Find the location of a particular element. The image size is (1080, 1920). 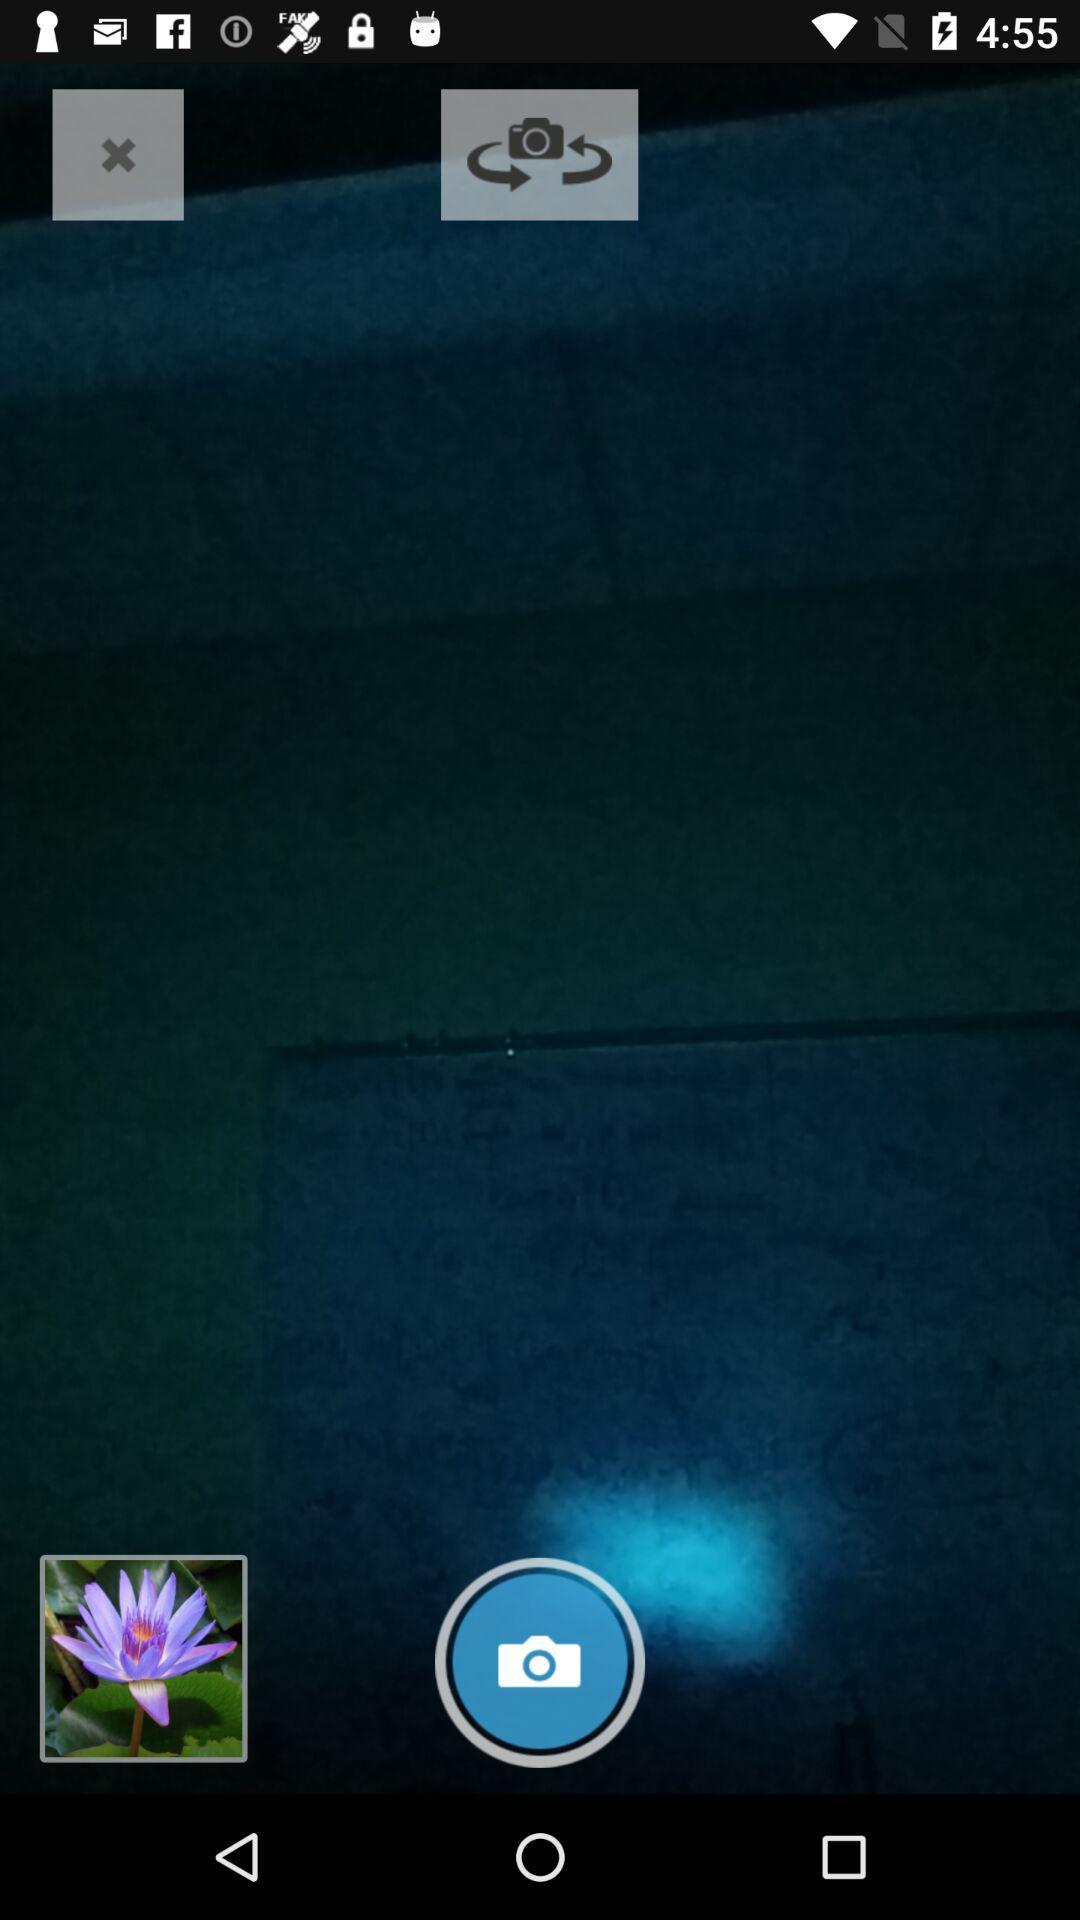

the icon at the bottom left corner is located at coordinates (142, 1658).